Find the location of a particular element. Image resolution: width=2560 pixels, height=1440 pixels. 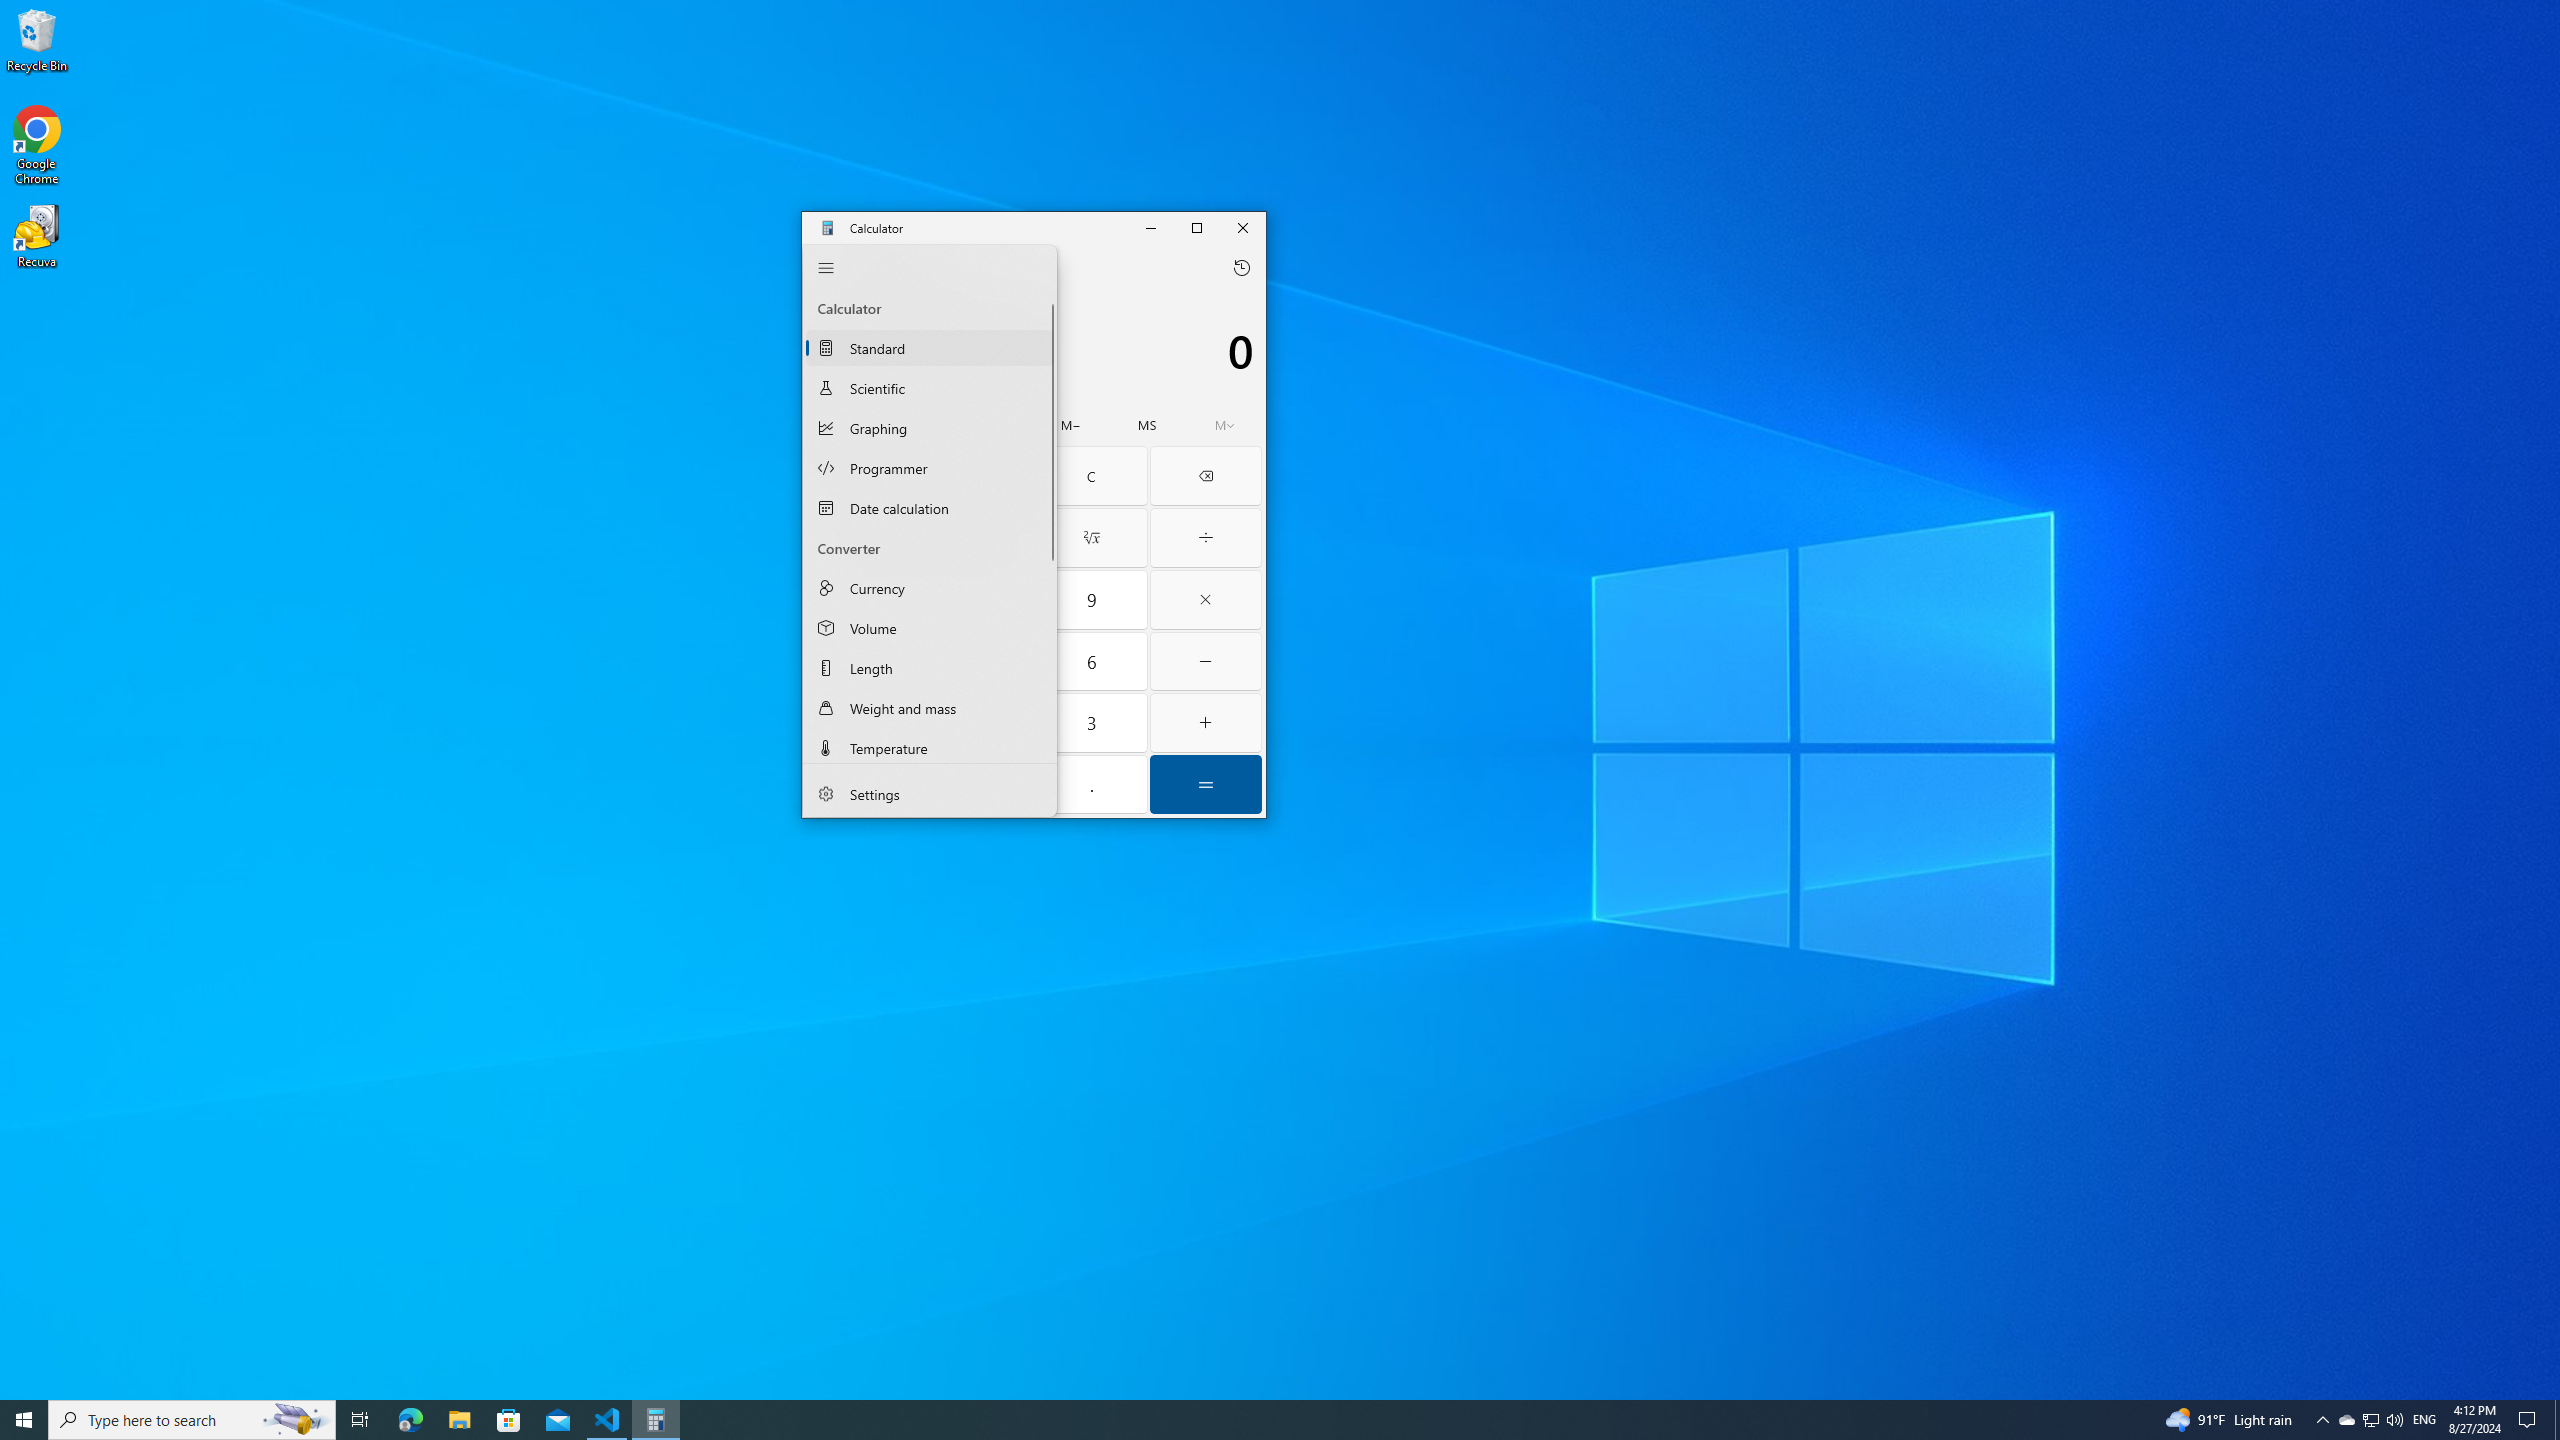

'Close Navigation' is located at coordinates (824, 268).